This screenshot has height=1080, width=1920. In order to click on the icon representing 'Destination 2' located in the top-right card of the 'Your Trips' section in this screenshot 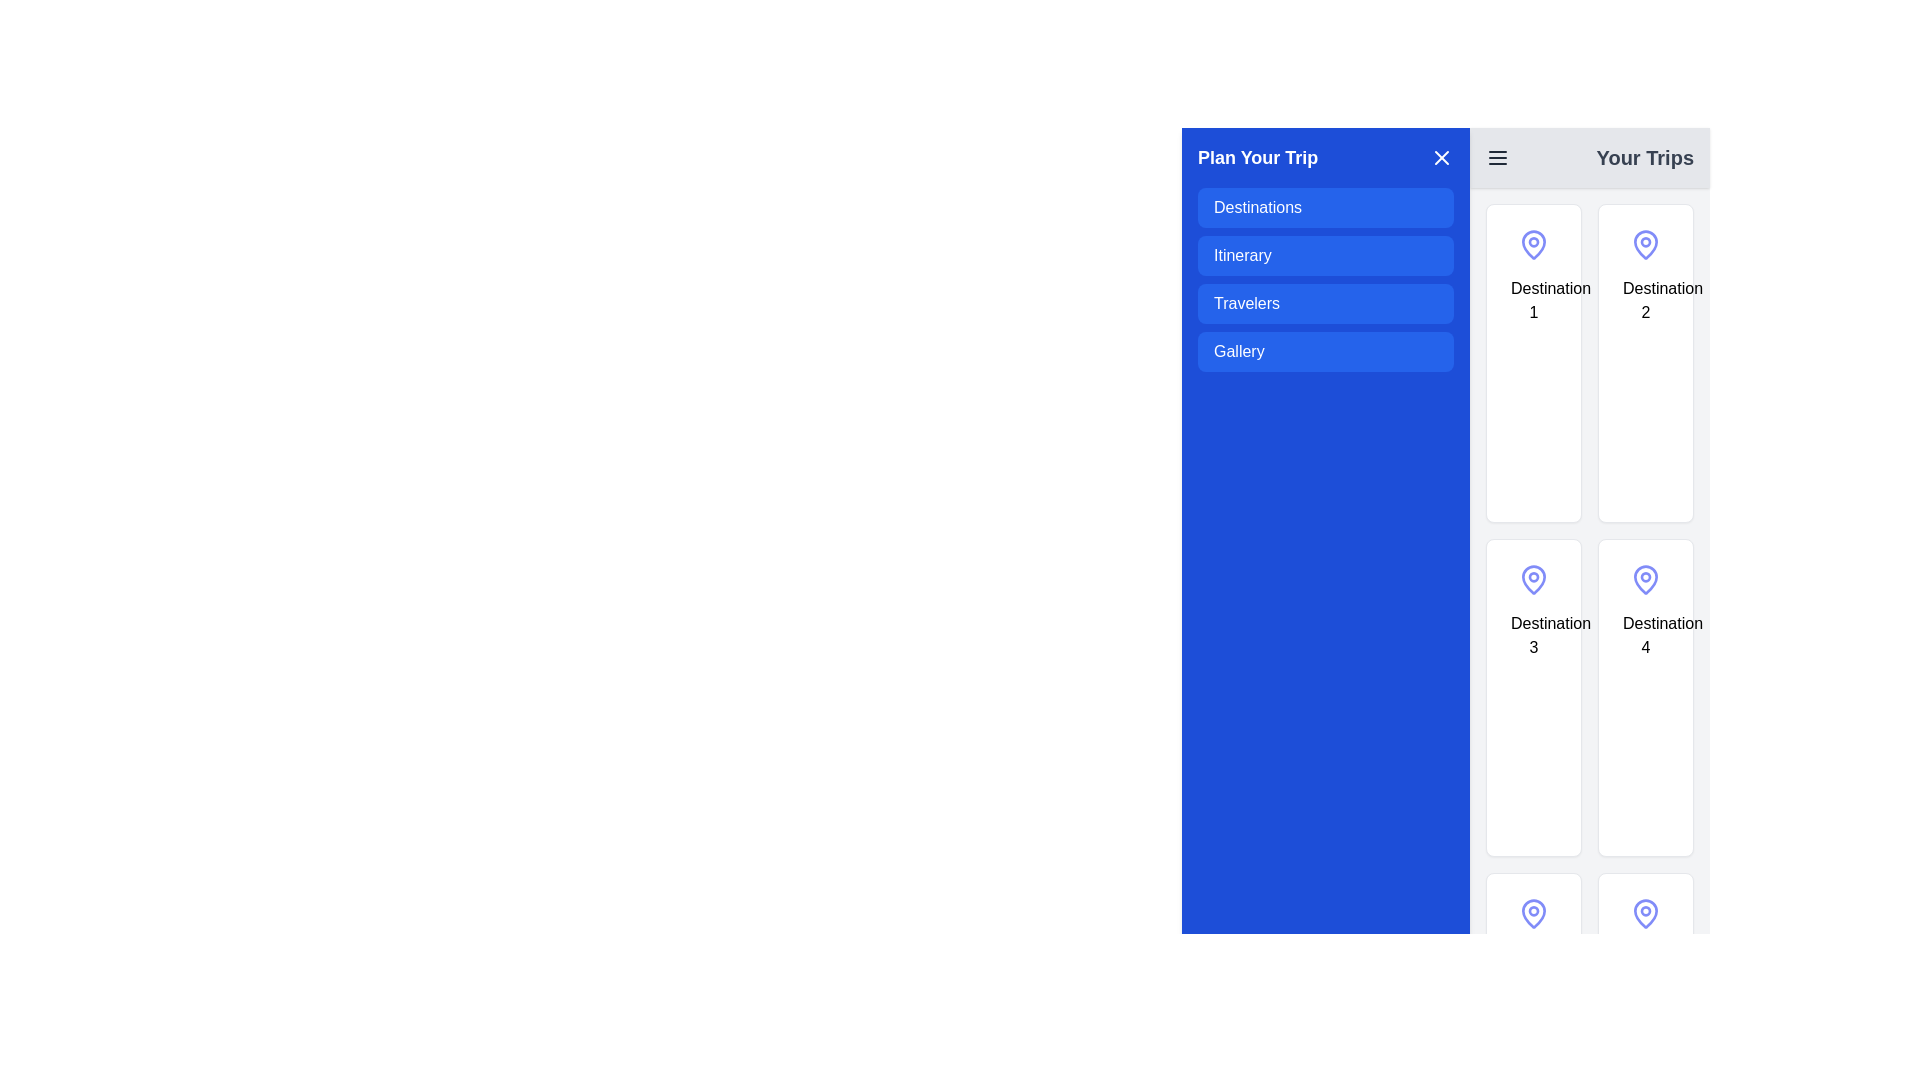, I will do `click(1646, 244)`.